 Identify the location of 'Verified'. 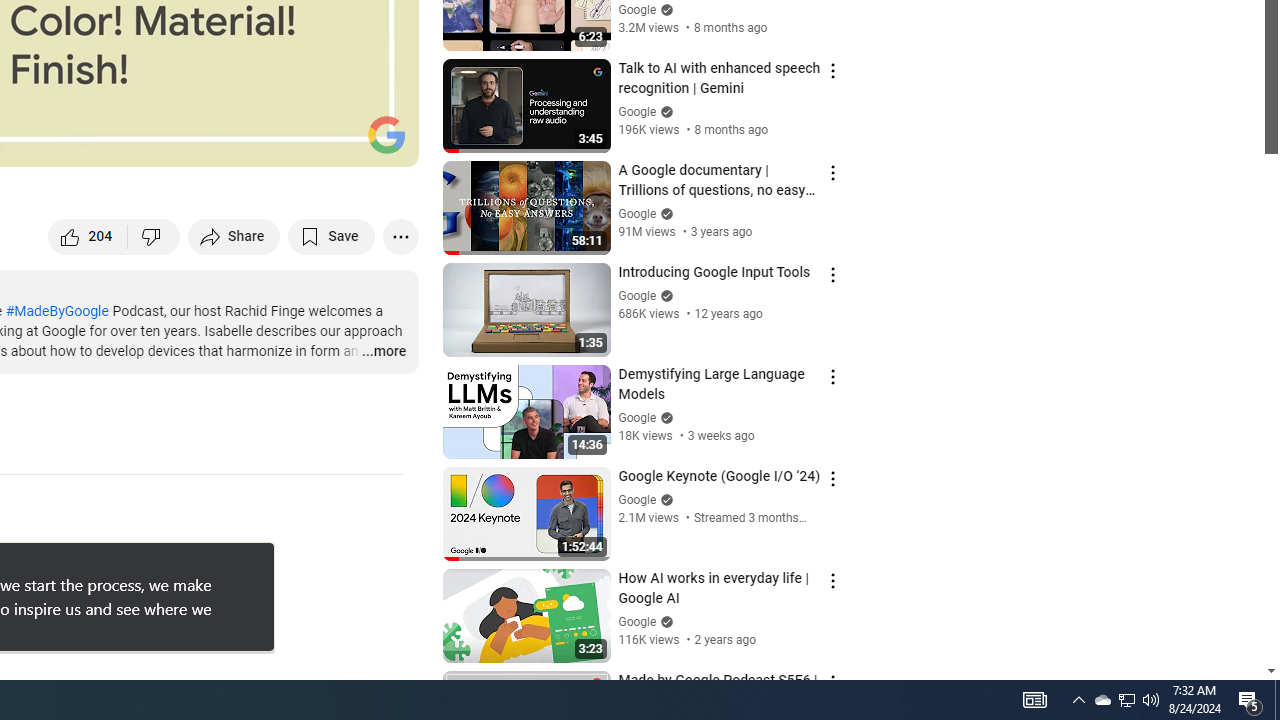
(664, 620).